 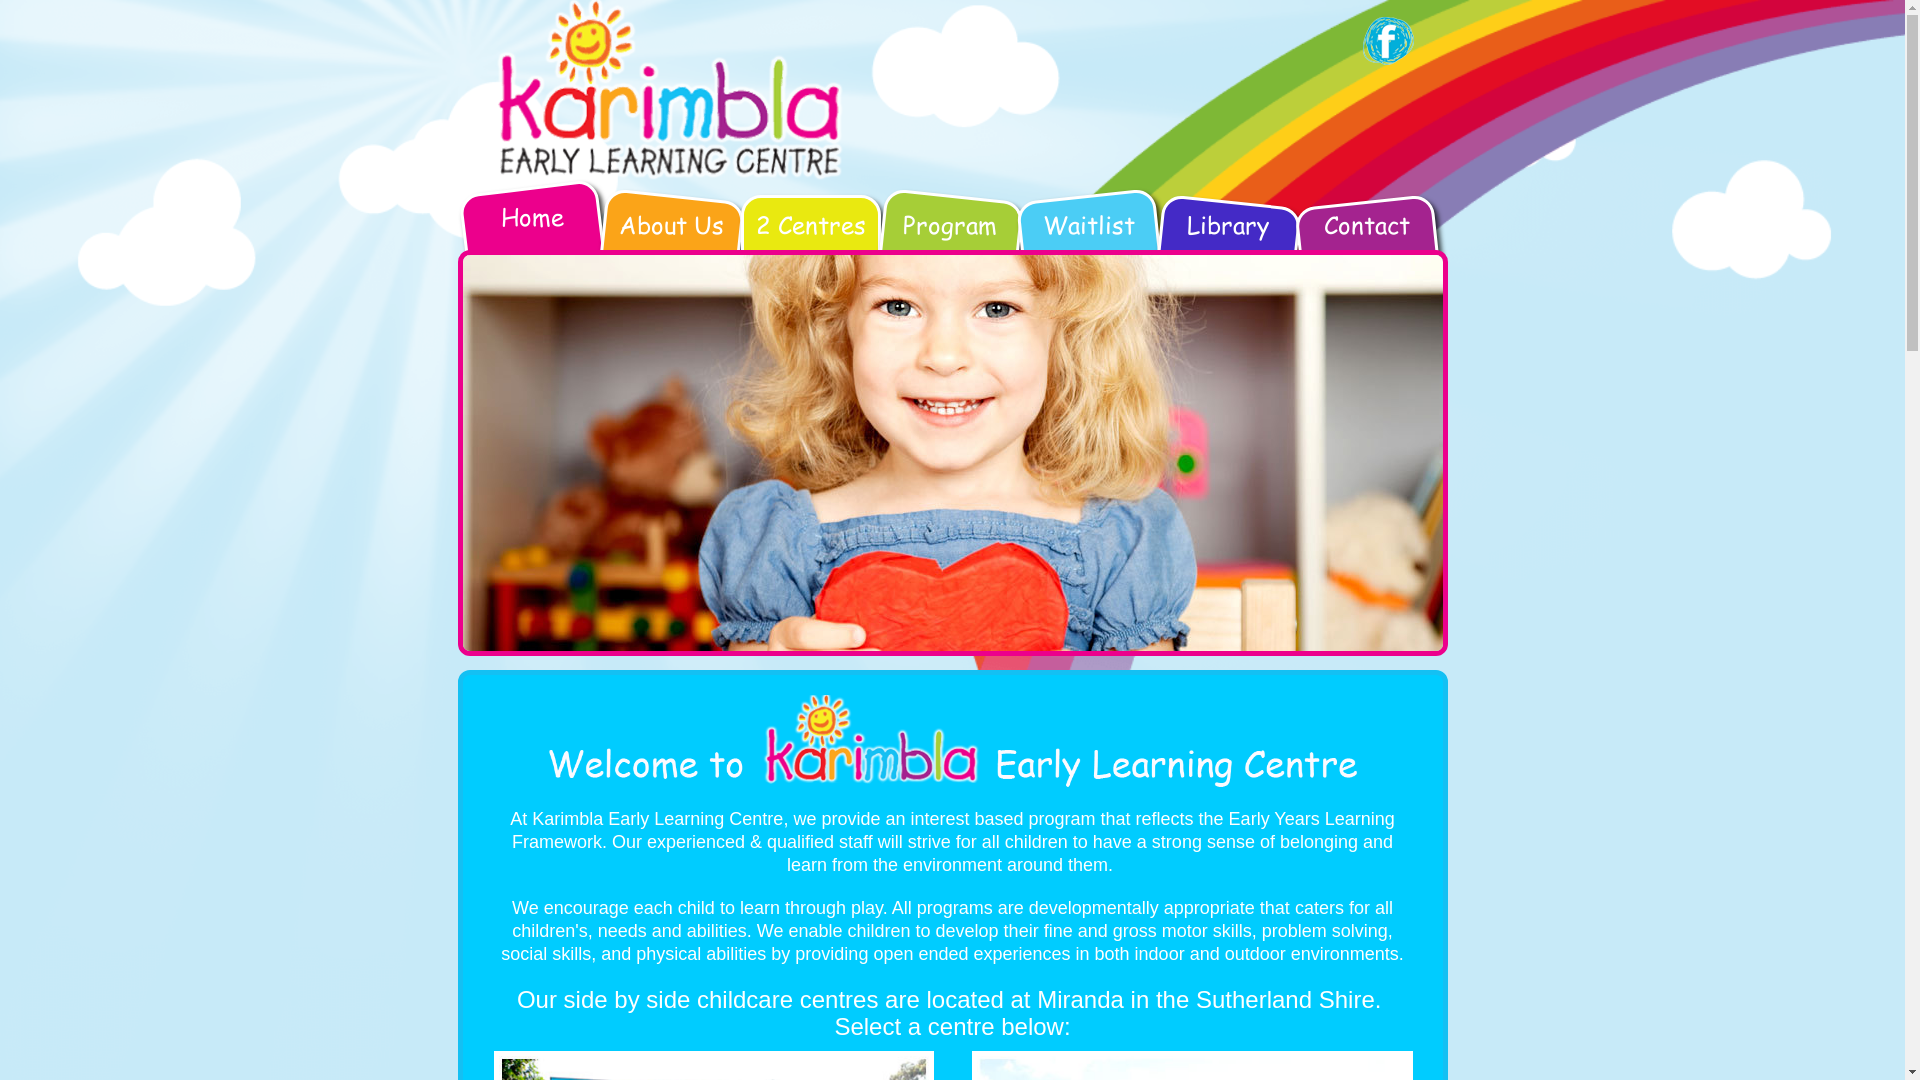 What do you see at coordinates (1366, 237) in the screenshot?
I see `'Contact'` at bounding box center [1366, 237].